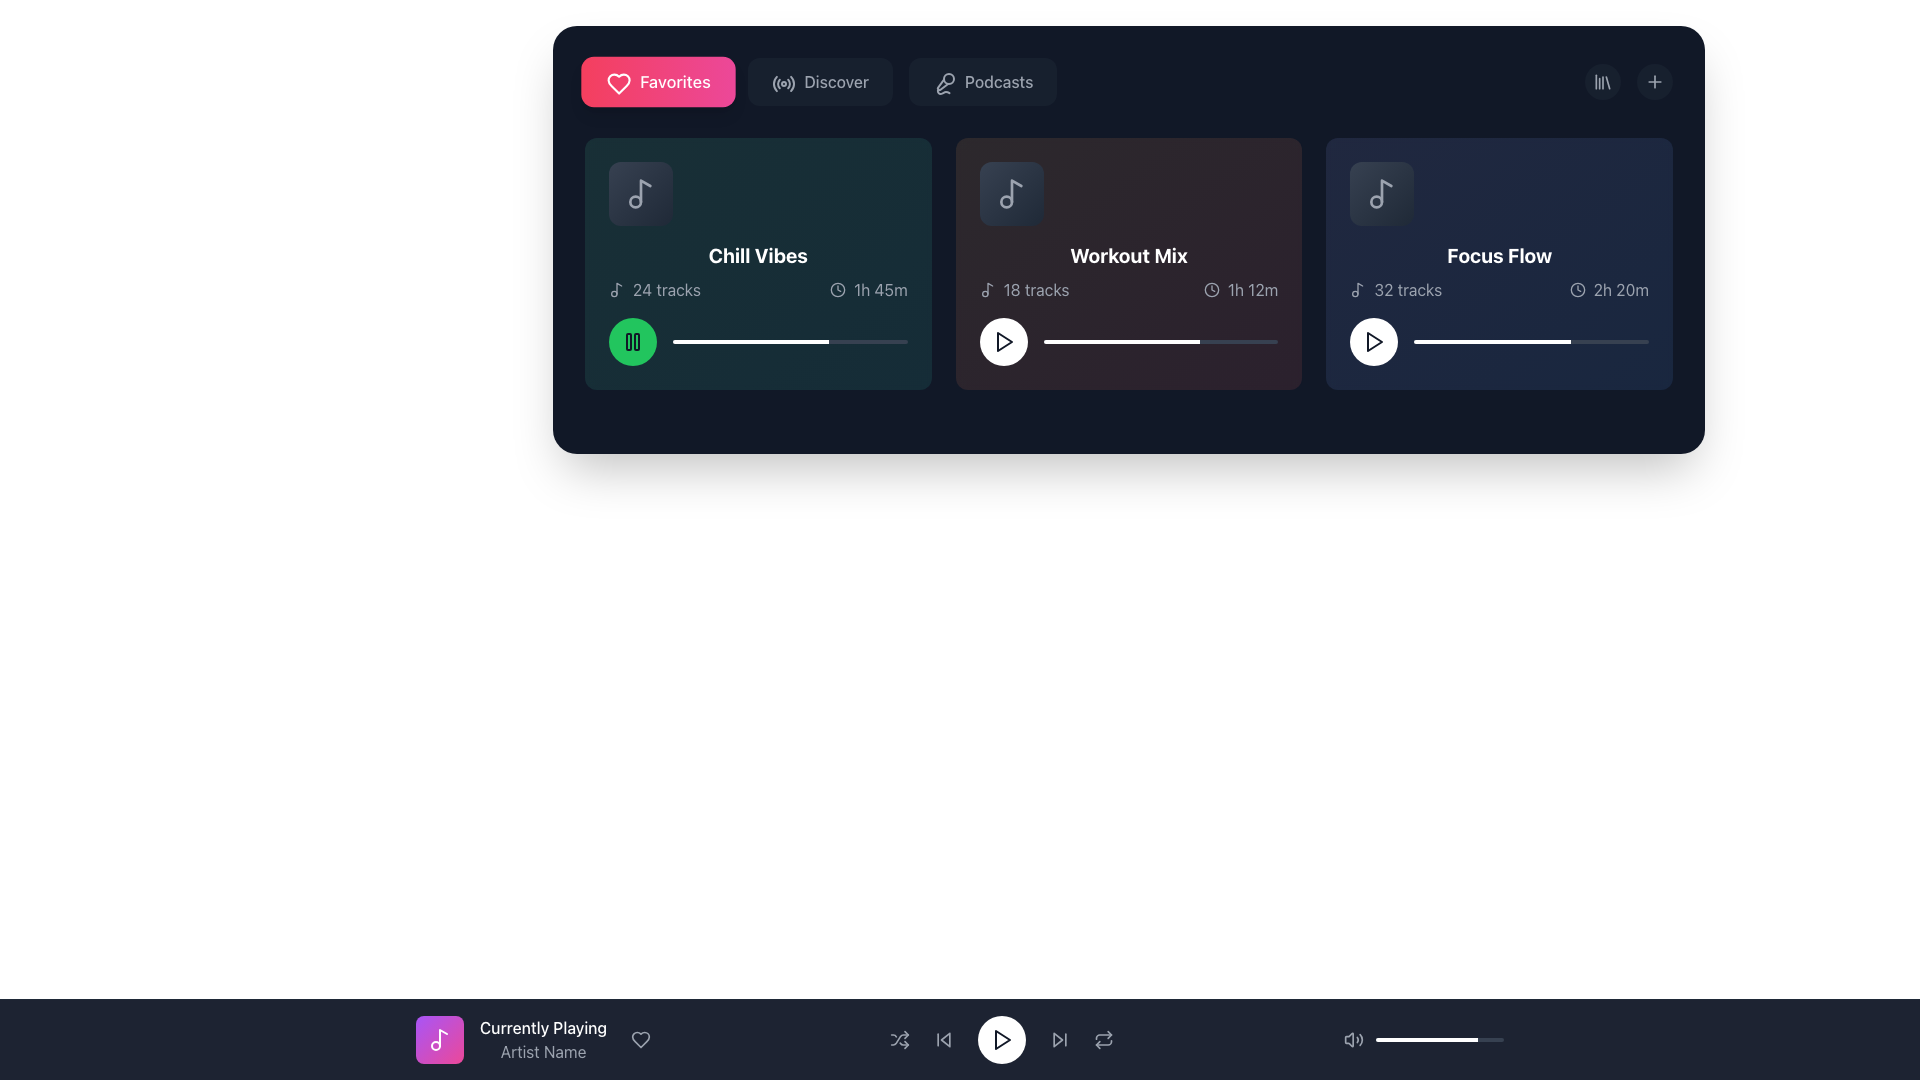 The width and height of the screenshot is (1920, 1080). I want to click on the circular outline of the SVG clock face located in the center of the 'Chill Vibes' card, so click(838, 289).